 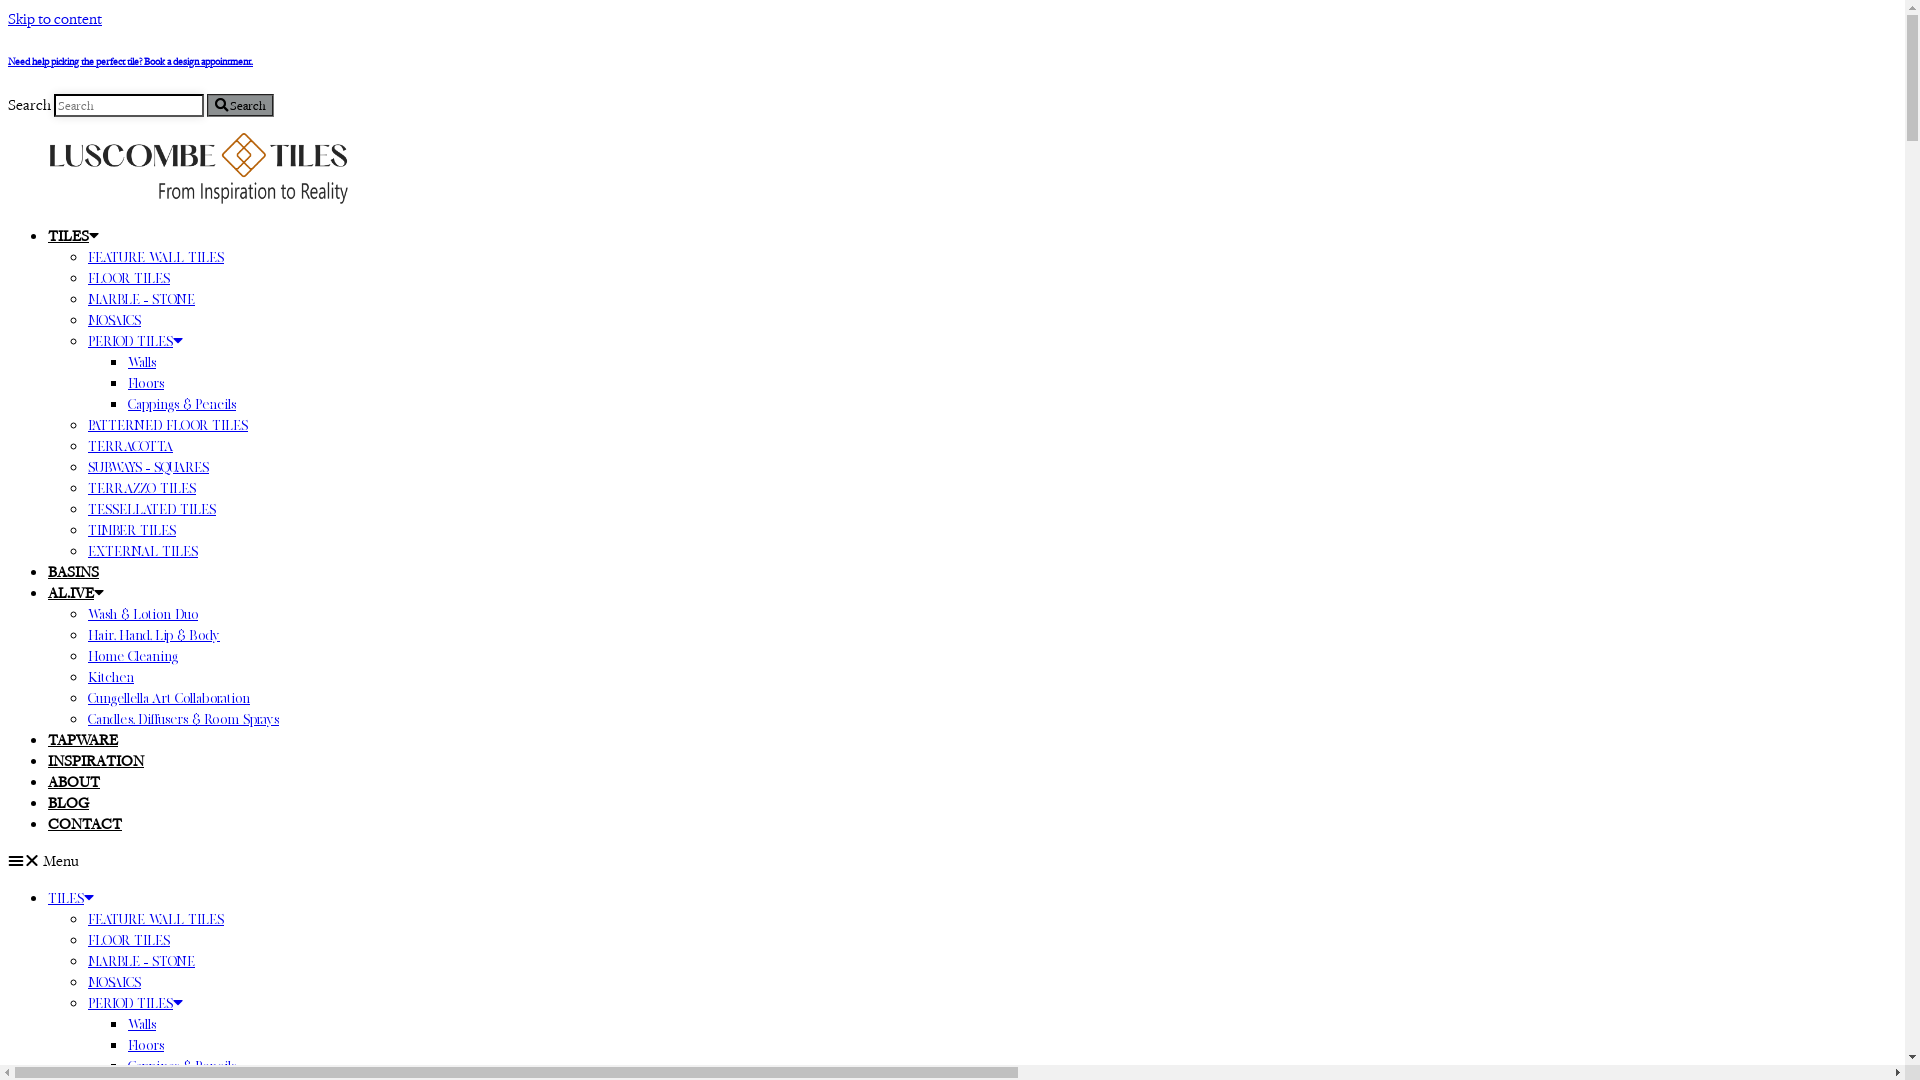 I want to click on 'TILES', so click(x=71, y=897).